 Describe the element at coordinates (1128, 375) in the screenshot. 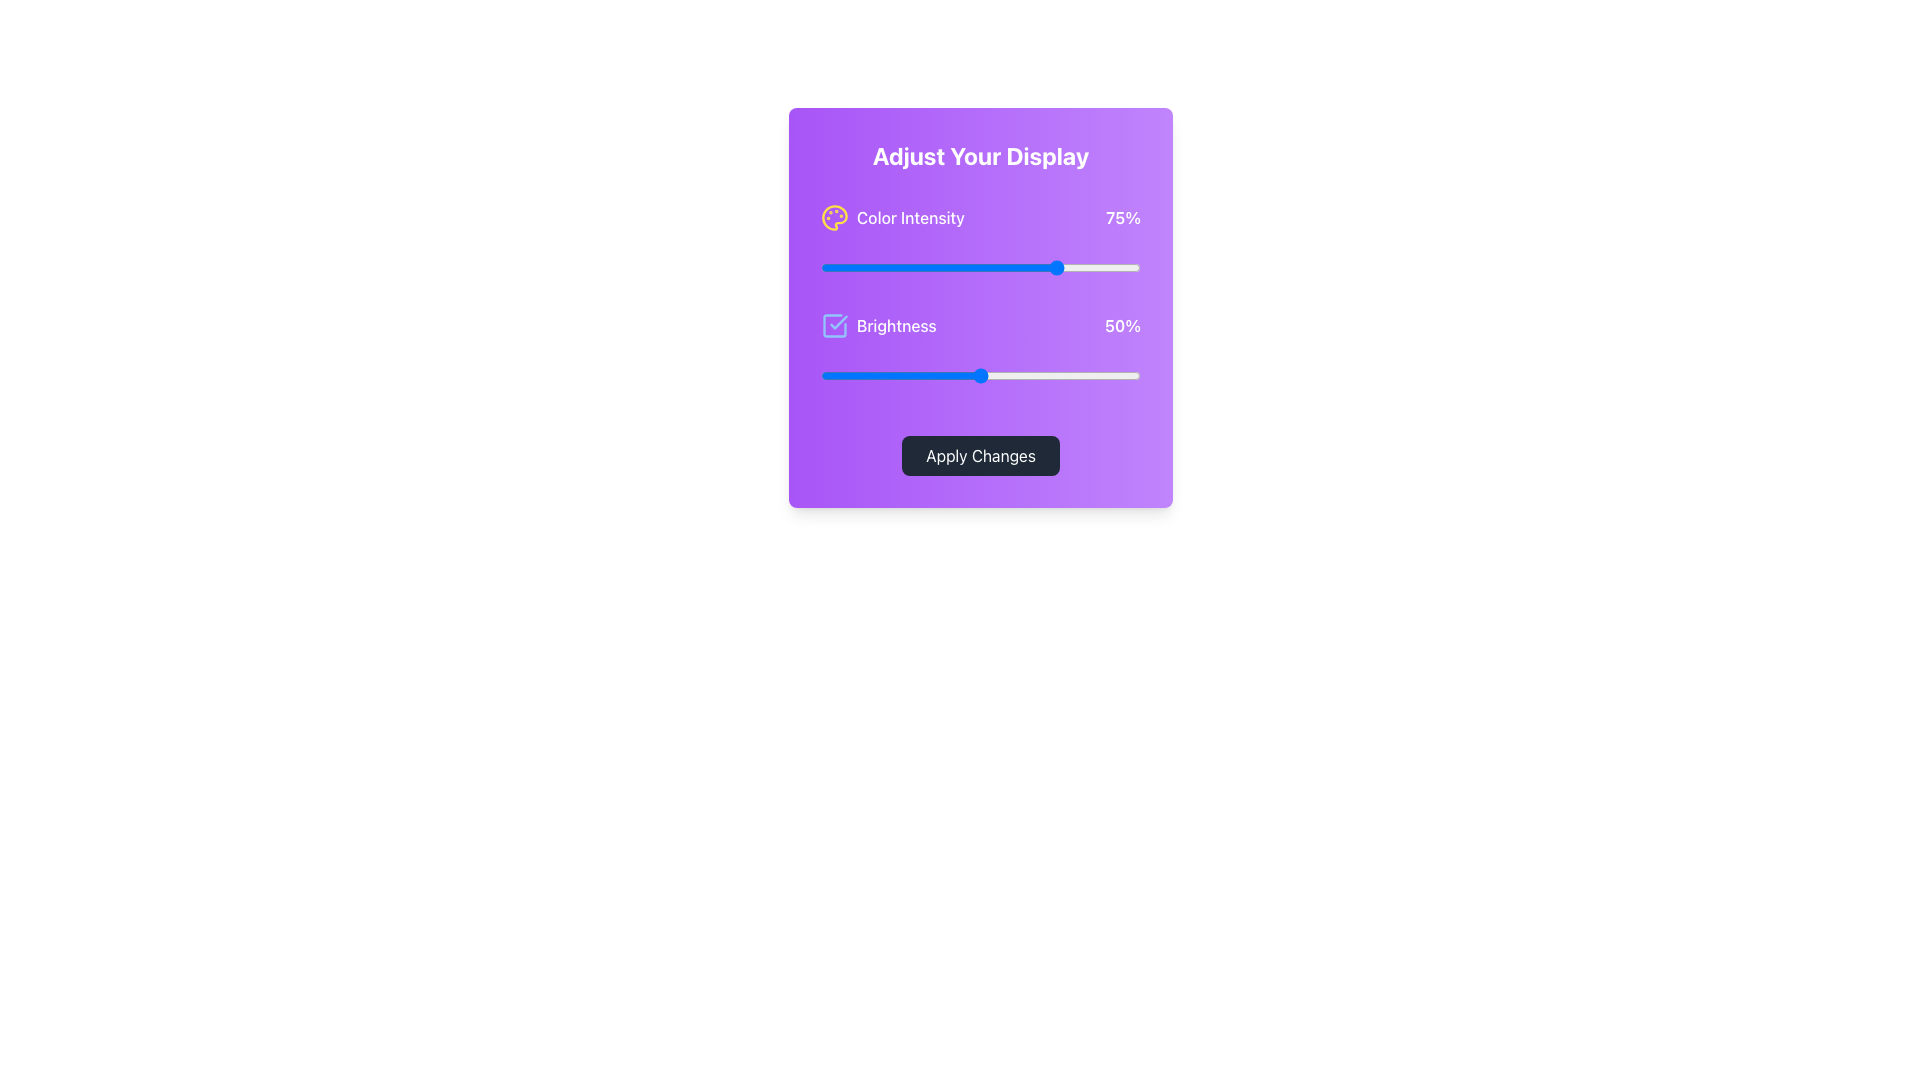

I see `the Brightness slider` at that location.